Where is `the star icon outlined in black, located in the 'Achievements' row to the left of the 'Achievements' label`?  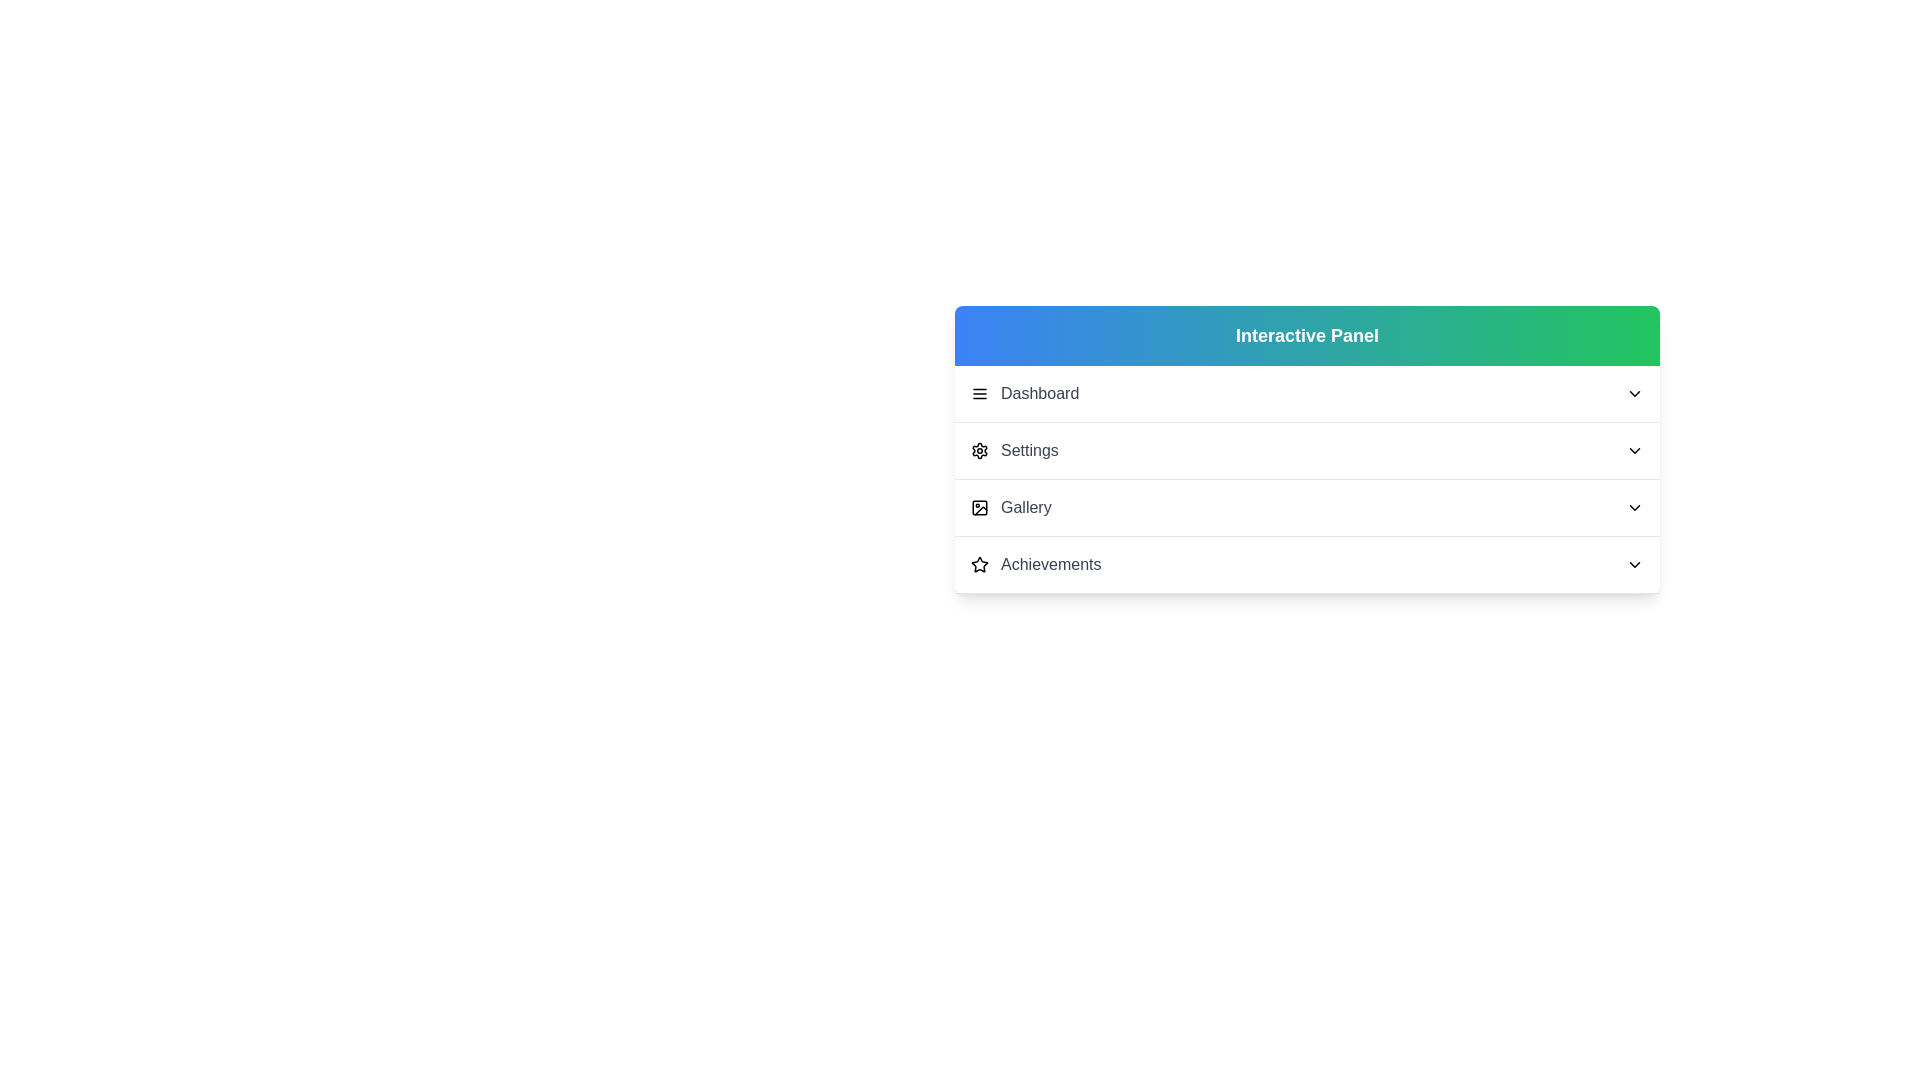
the star icon outlined in black, located in the 'Achievements' row to the left of the 'Achievements' label is located at coordinates (979, 564).